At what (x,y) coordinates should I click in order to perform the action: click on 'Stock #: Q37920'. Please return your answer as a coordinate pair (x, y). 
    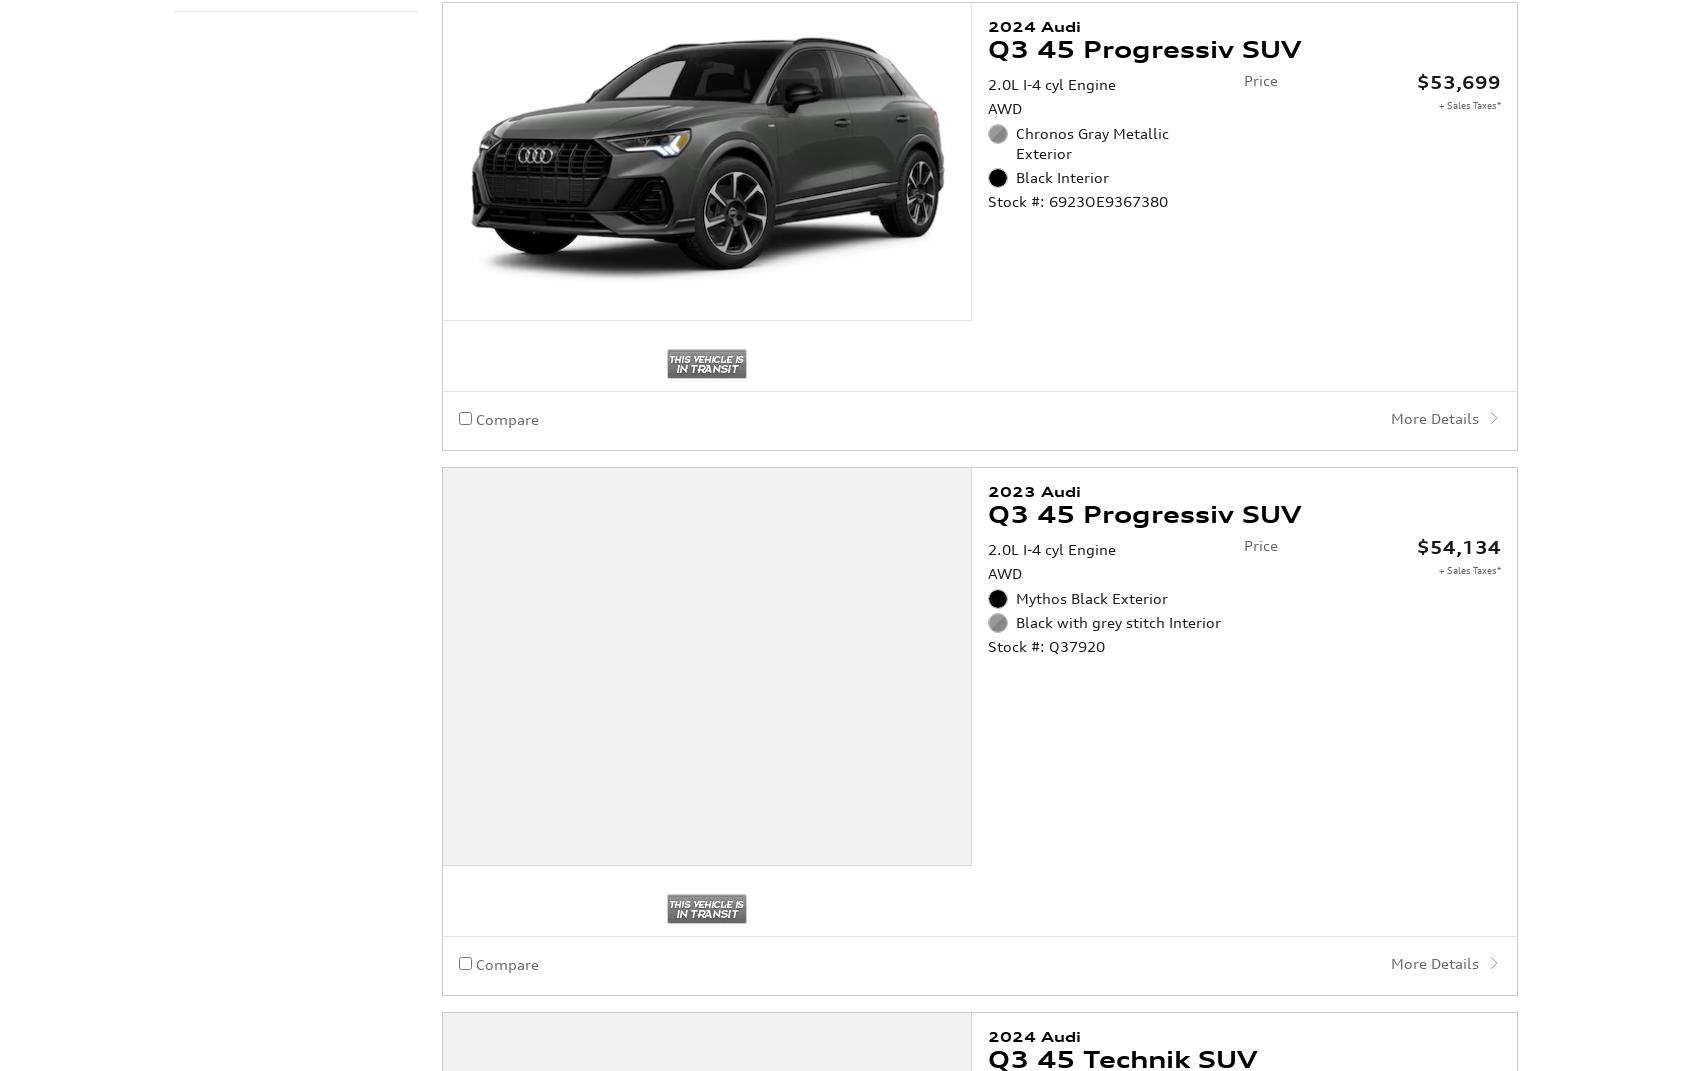
    Looking at the image, I should click on (1044, 645).